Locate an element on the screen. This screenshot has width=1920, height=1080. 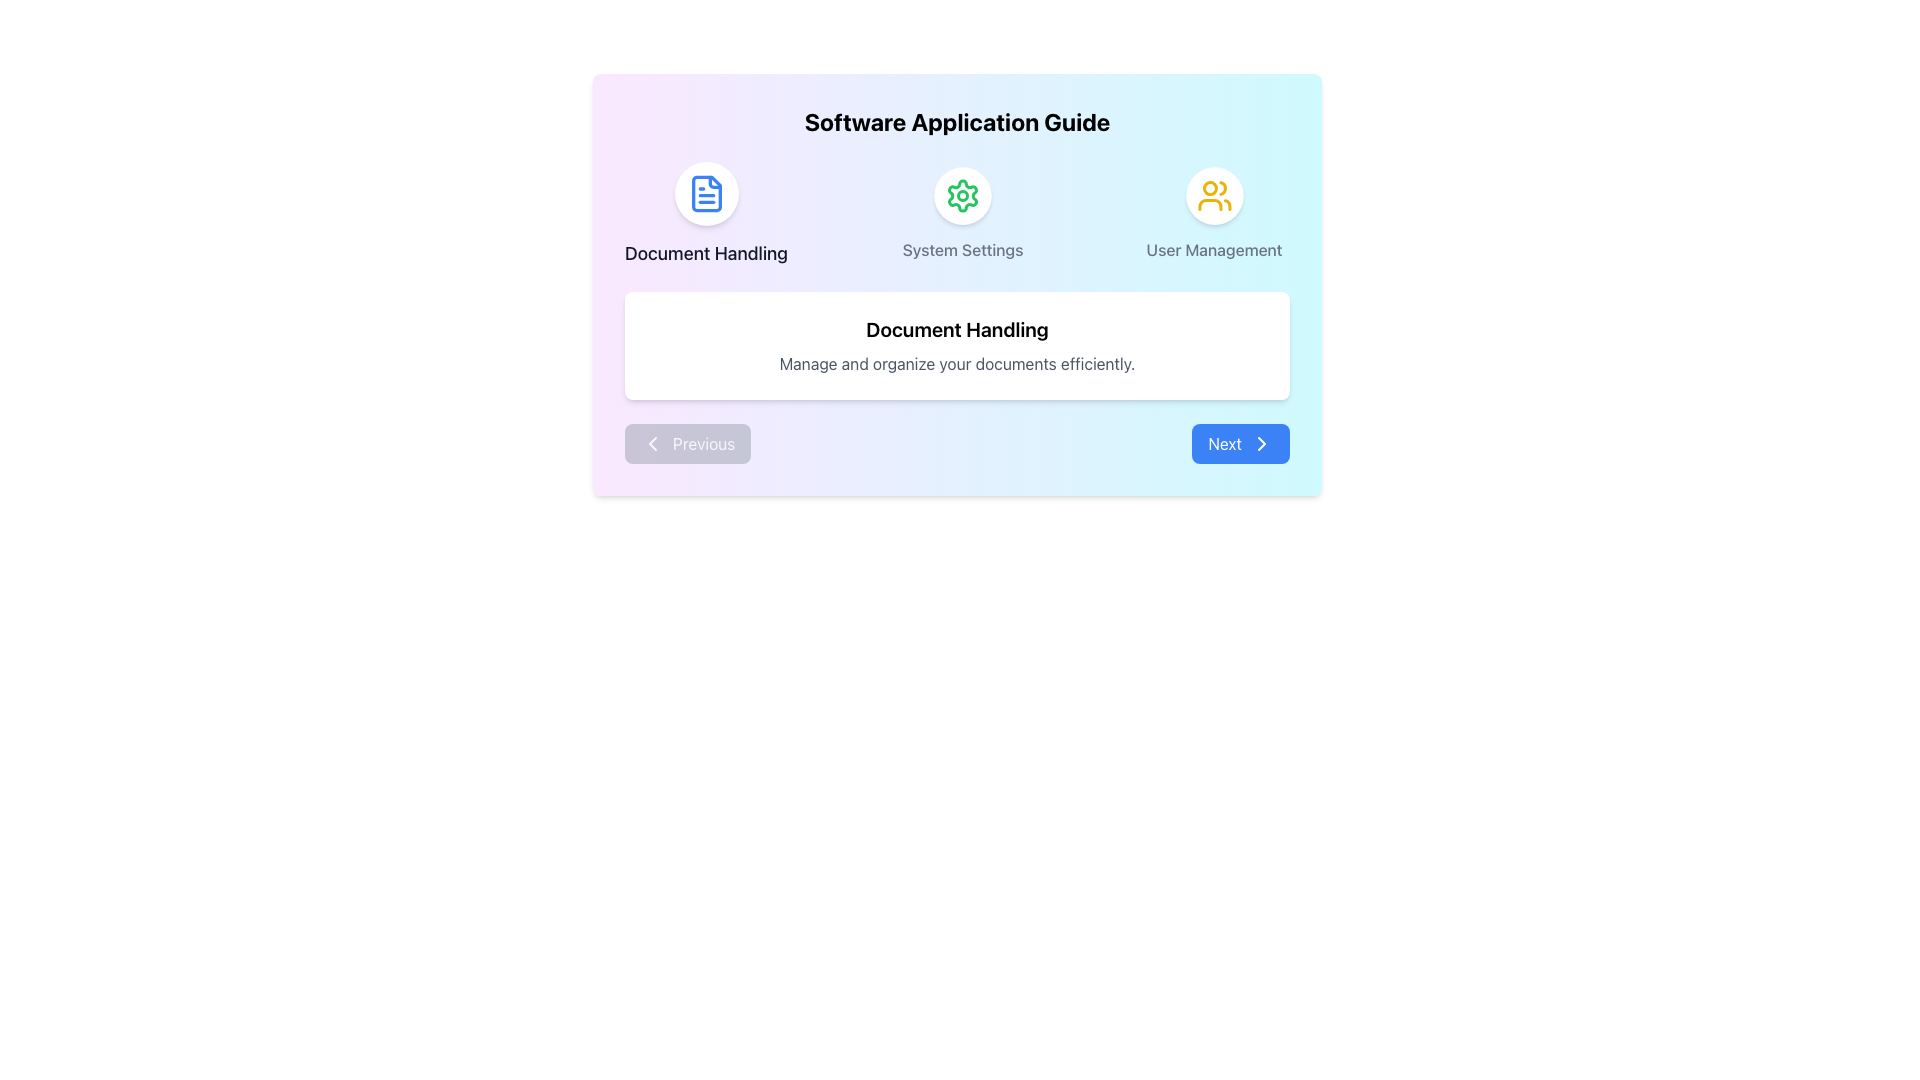
the arrow icon inside the 'Previous' button located at the bottom-left side of the main content area is located at coordinates (652, 442).